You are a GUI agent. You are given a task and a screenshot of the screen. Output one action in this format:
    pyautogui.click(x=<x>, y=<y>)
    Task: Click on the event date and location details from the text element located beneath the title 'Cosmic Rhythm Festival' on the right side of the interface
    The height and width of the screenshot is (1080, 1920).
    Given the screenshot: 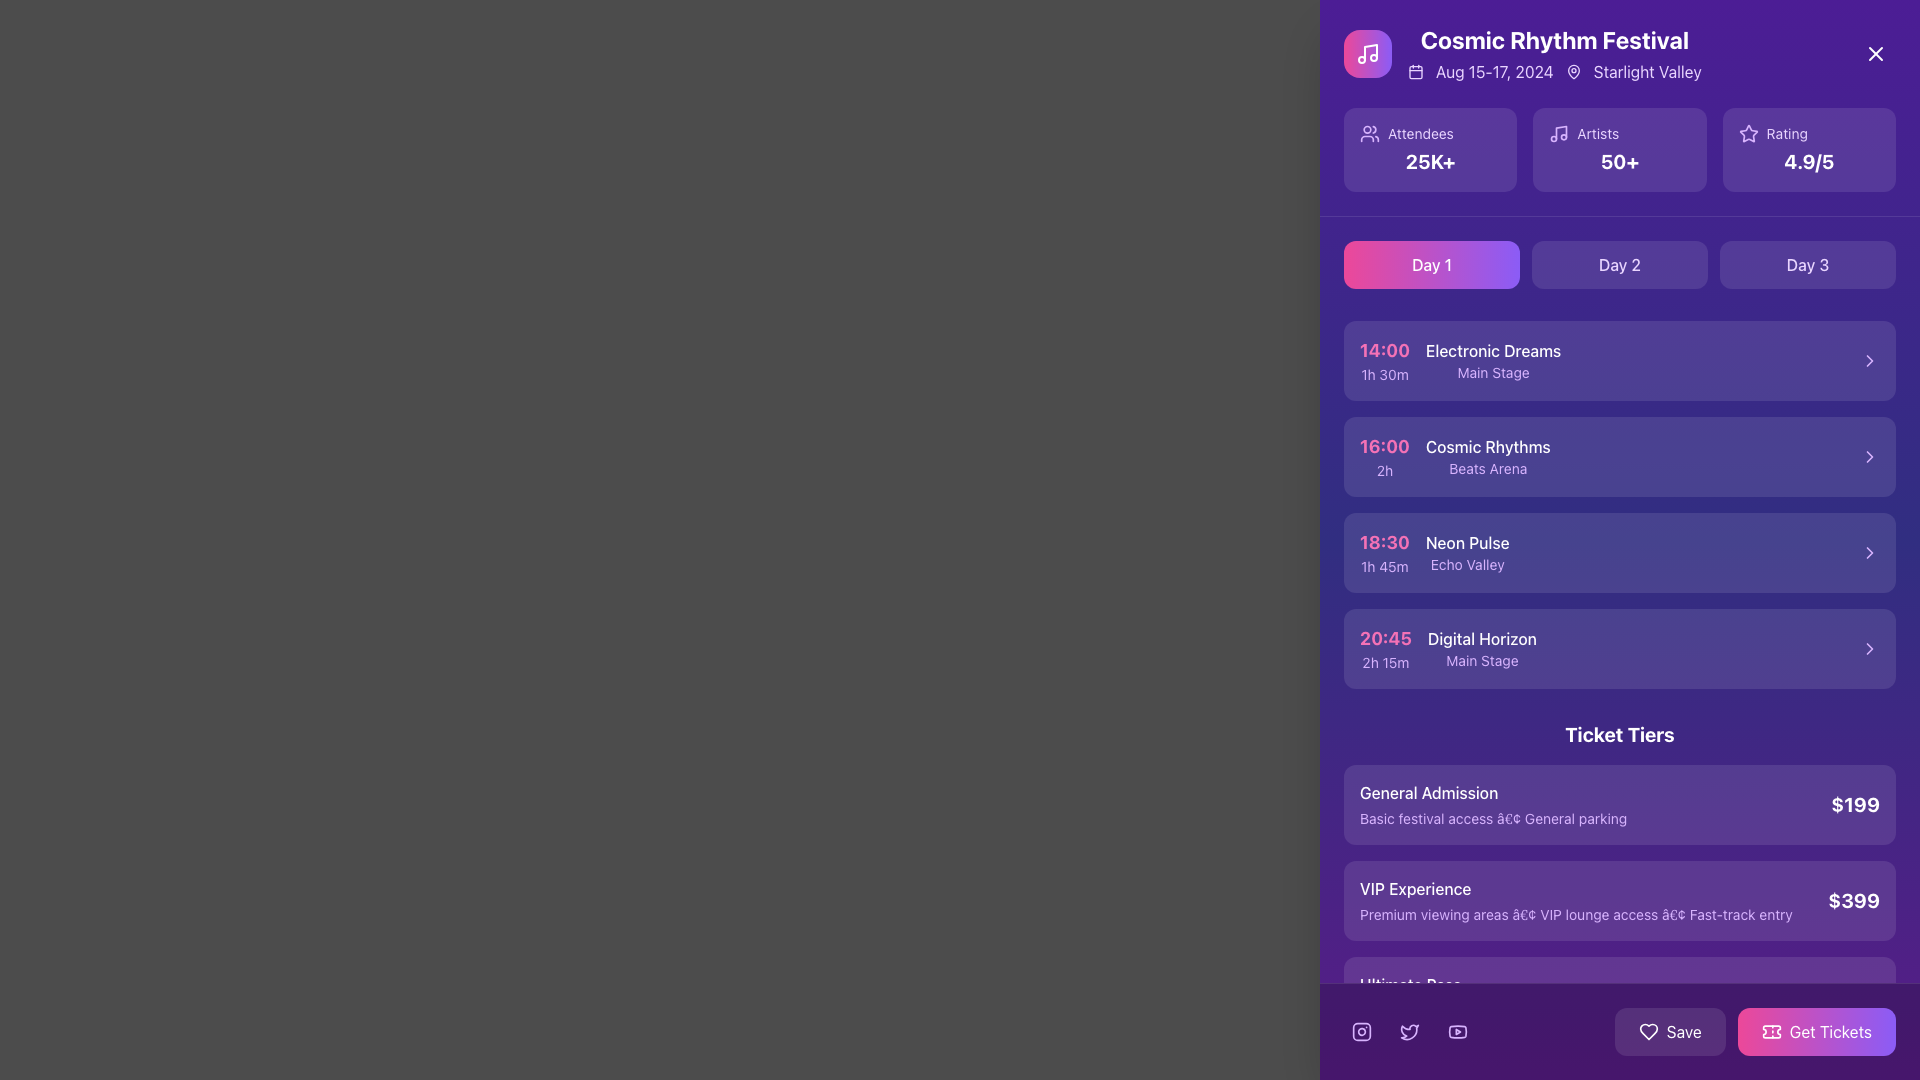 What is the action you would take?
    pyautogui.click(x=1553, y=71)
    